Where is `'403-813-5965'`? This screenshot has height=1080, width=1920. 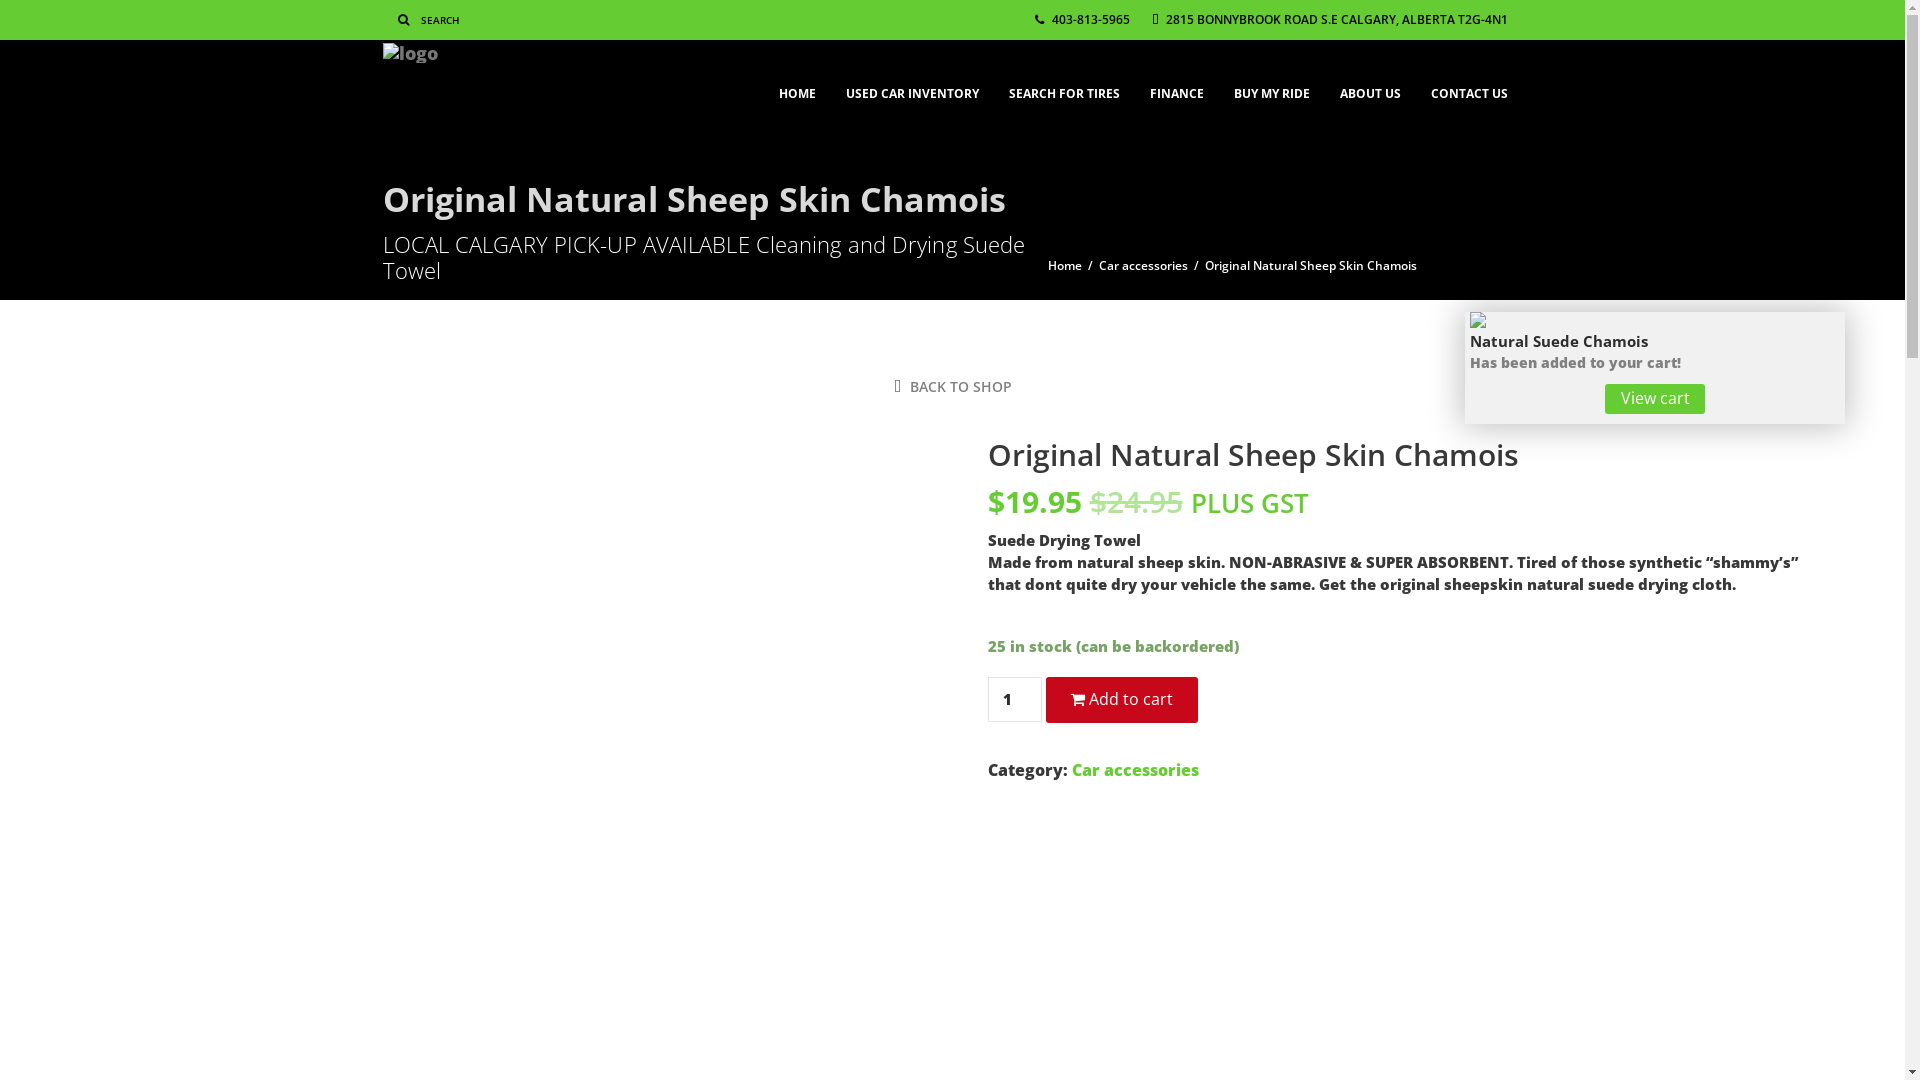 '403-813-5965' is located at coordinates (1080, 19).